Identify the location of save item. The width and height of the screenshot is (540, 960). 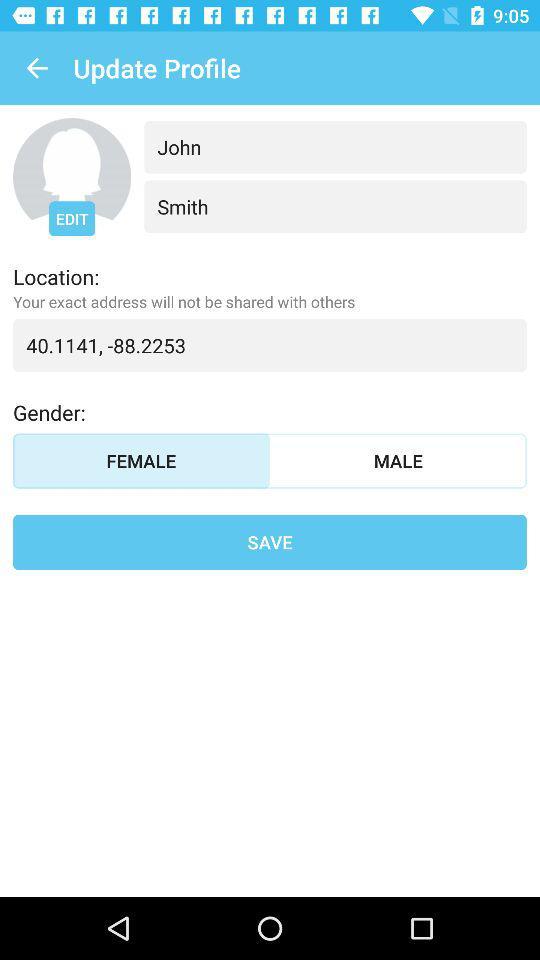
(270, 542).